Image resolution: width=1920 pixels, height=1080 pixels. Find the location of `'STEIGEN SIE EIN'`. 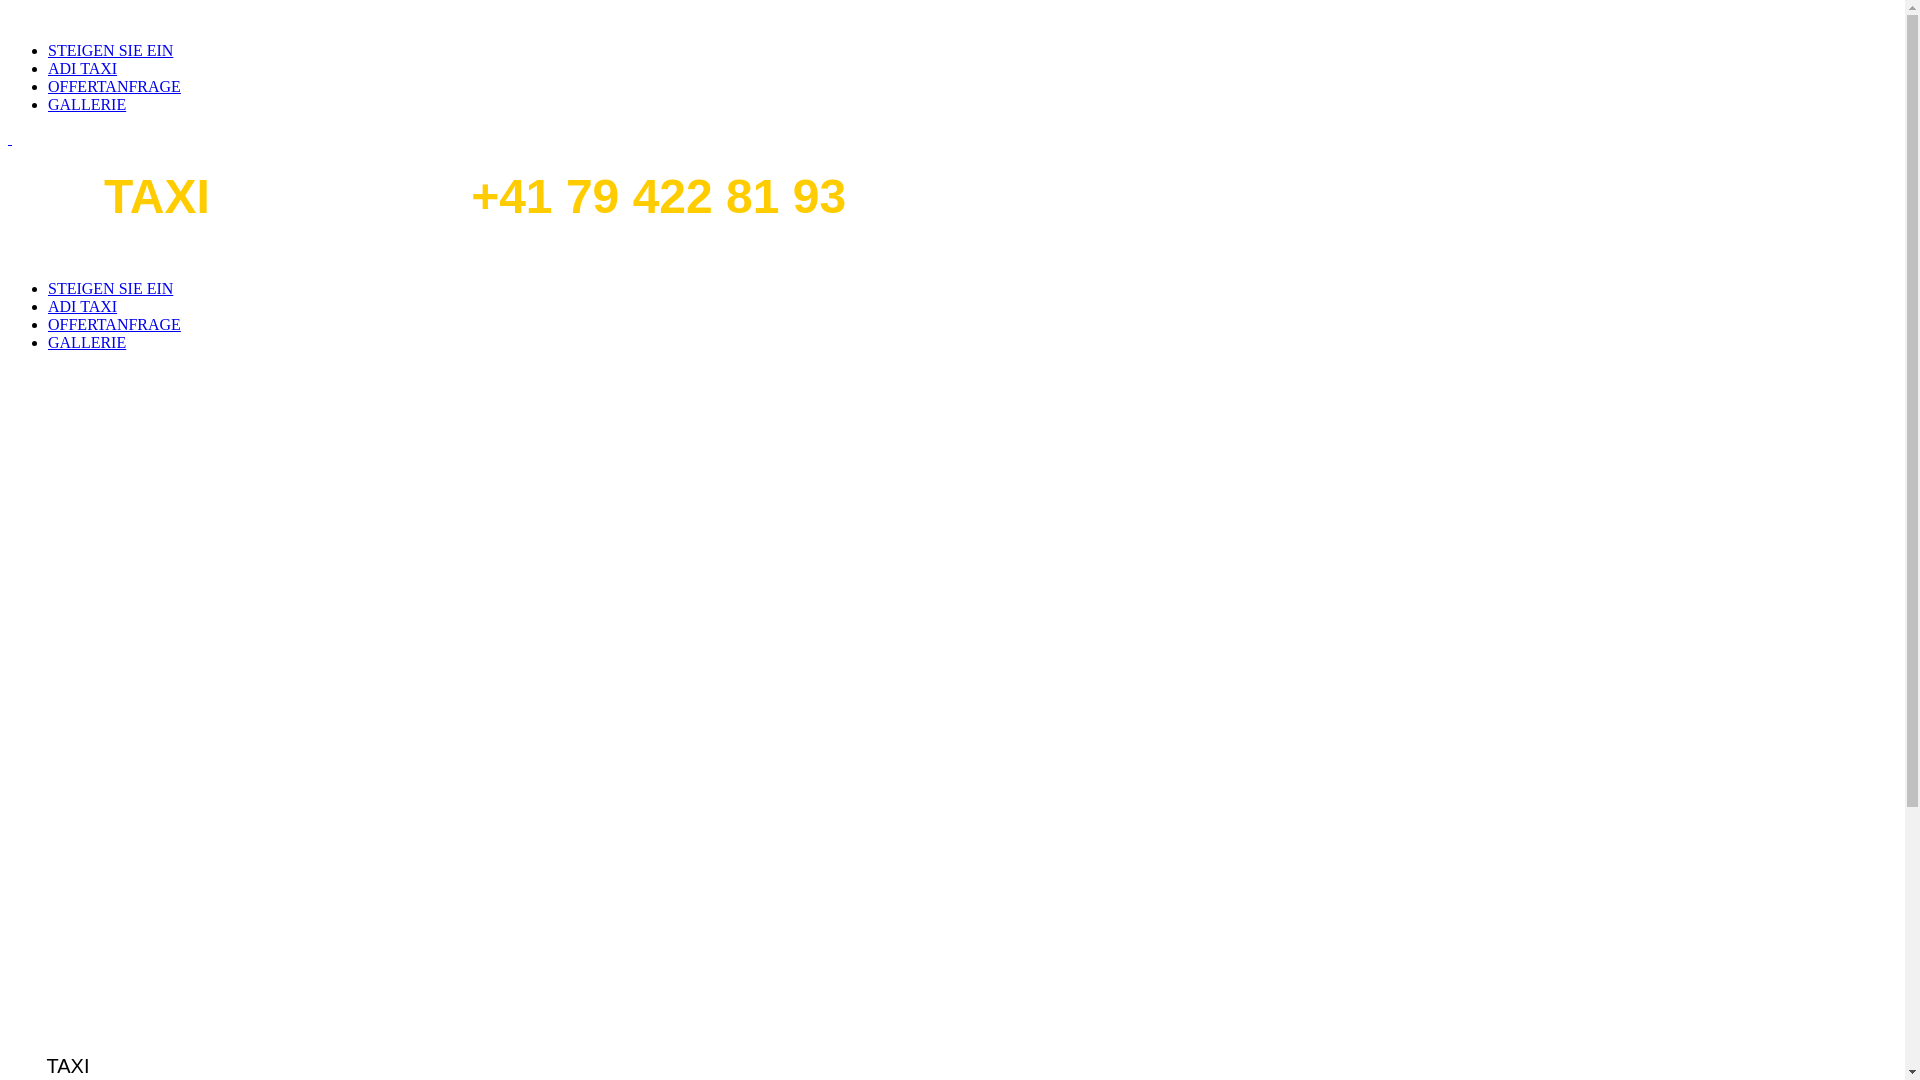

'STEIGEN SIE EIN' is located at coordinates (109, 288).